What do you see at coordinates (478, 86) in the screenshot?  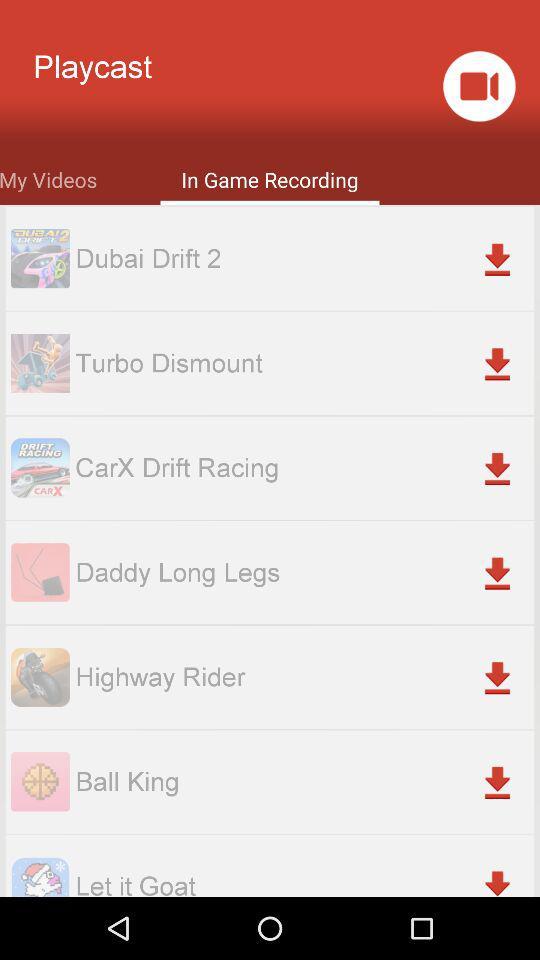 I see `the icon to the right of the playcast` at bounding box center [478, 86].